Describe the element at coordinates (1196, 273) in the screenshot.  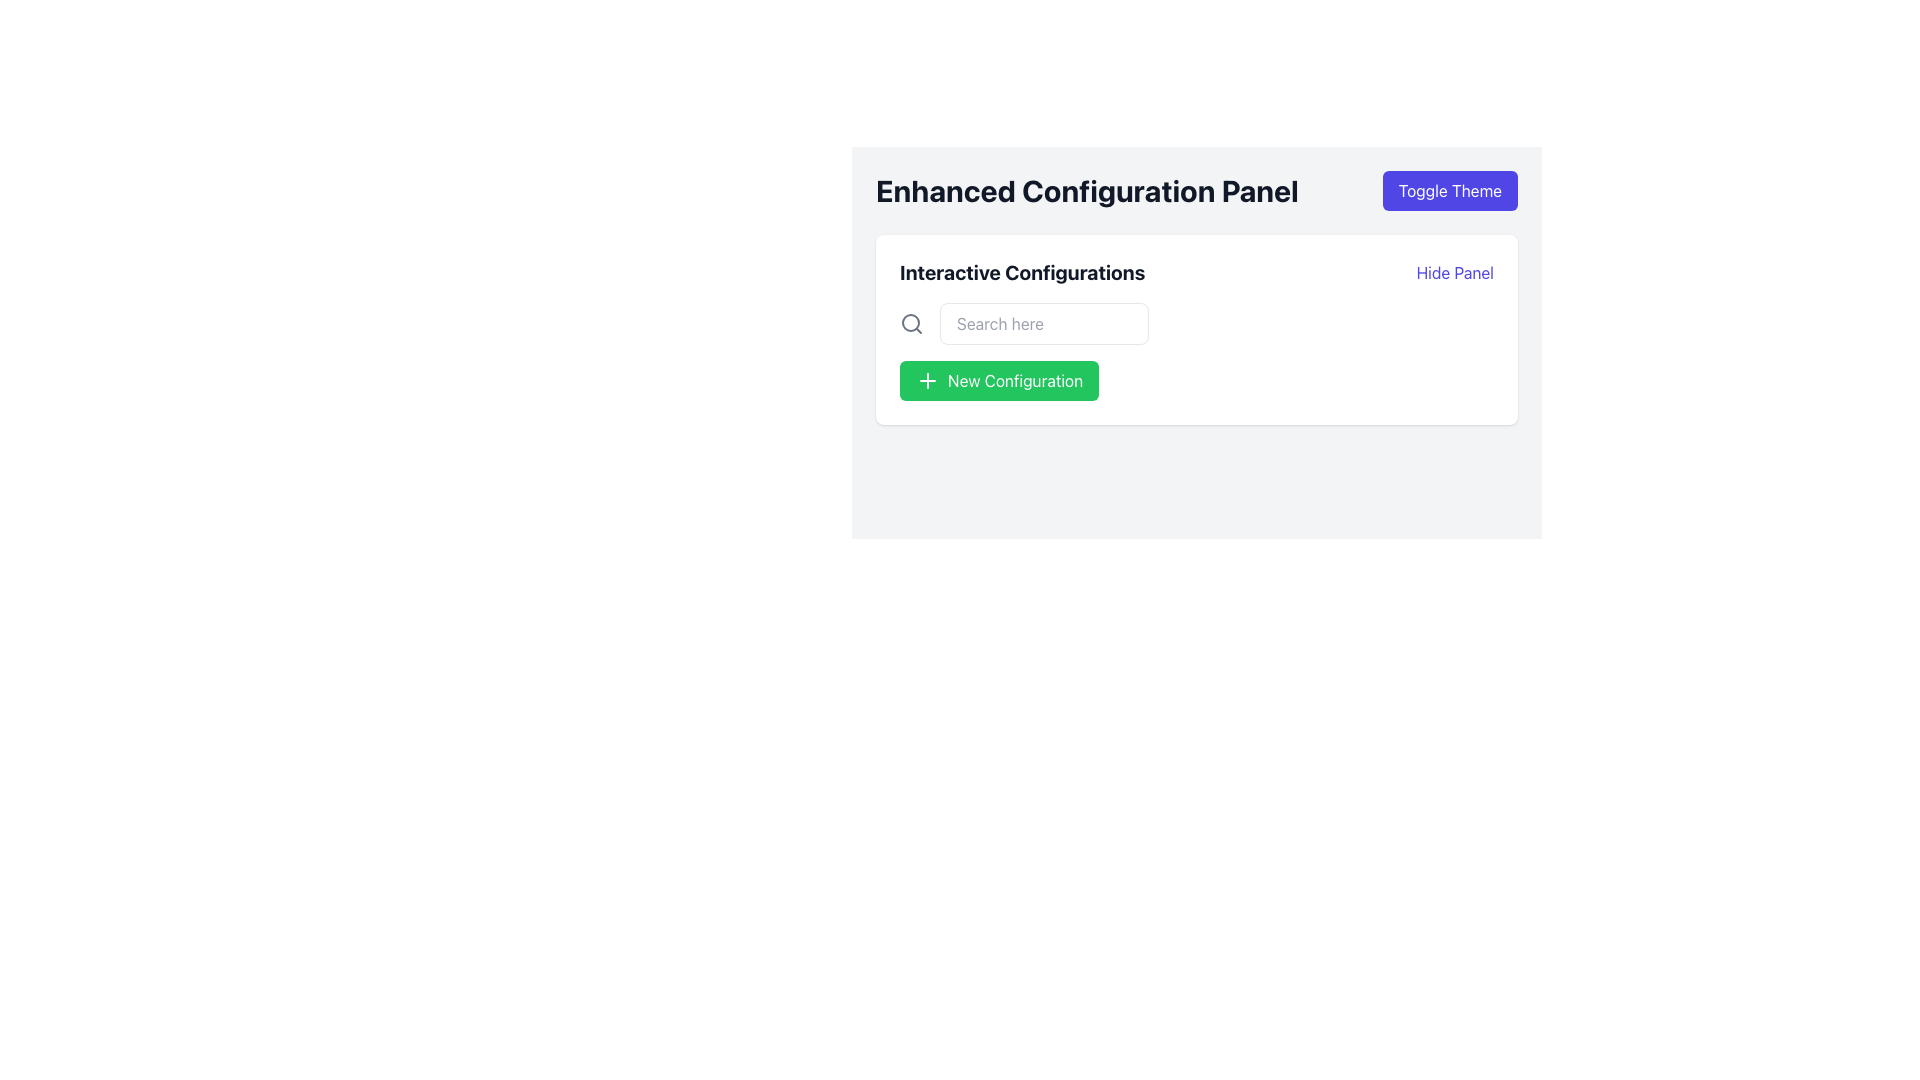
I see `the 'Hide Panel' link on the right side of the element labeled 'Interactive Configurations'` at that location.